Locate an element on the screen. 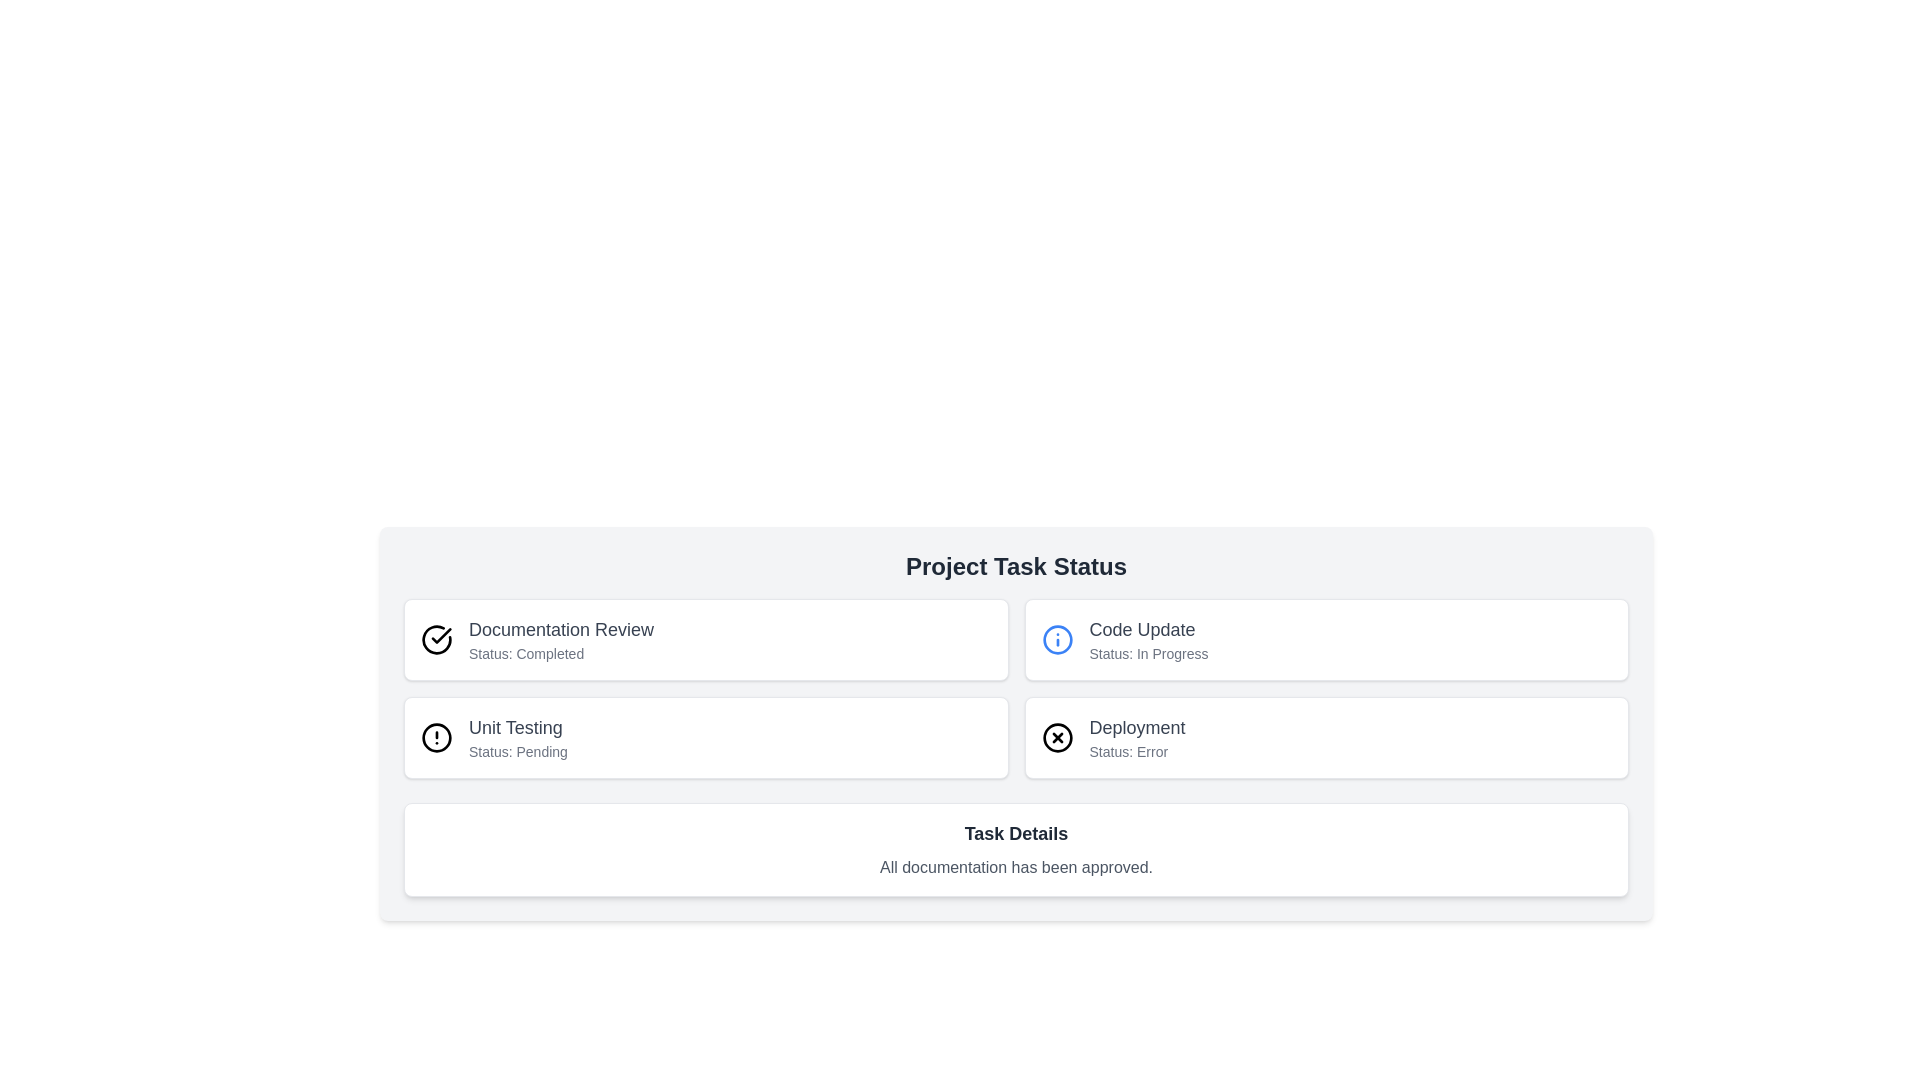 The image size is (1920, 1080). the content of the Text display element that shows 'Documentation Review' and 'Status: Completed' located in the top-left section of a card with a green check icon is located at coordinates (560, 640).